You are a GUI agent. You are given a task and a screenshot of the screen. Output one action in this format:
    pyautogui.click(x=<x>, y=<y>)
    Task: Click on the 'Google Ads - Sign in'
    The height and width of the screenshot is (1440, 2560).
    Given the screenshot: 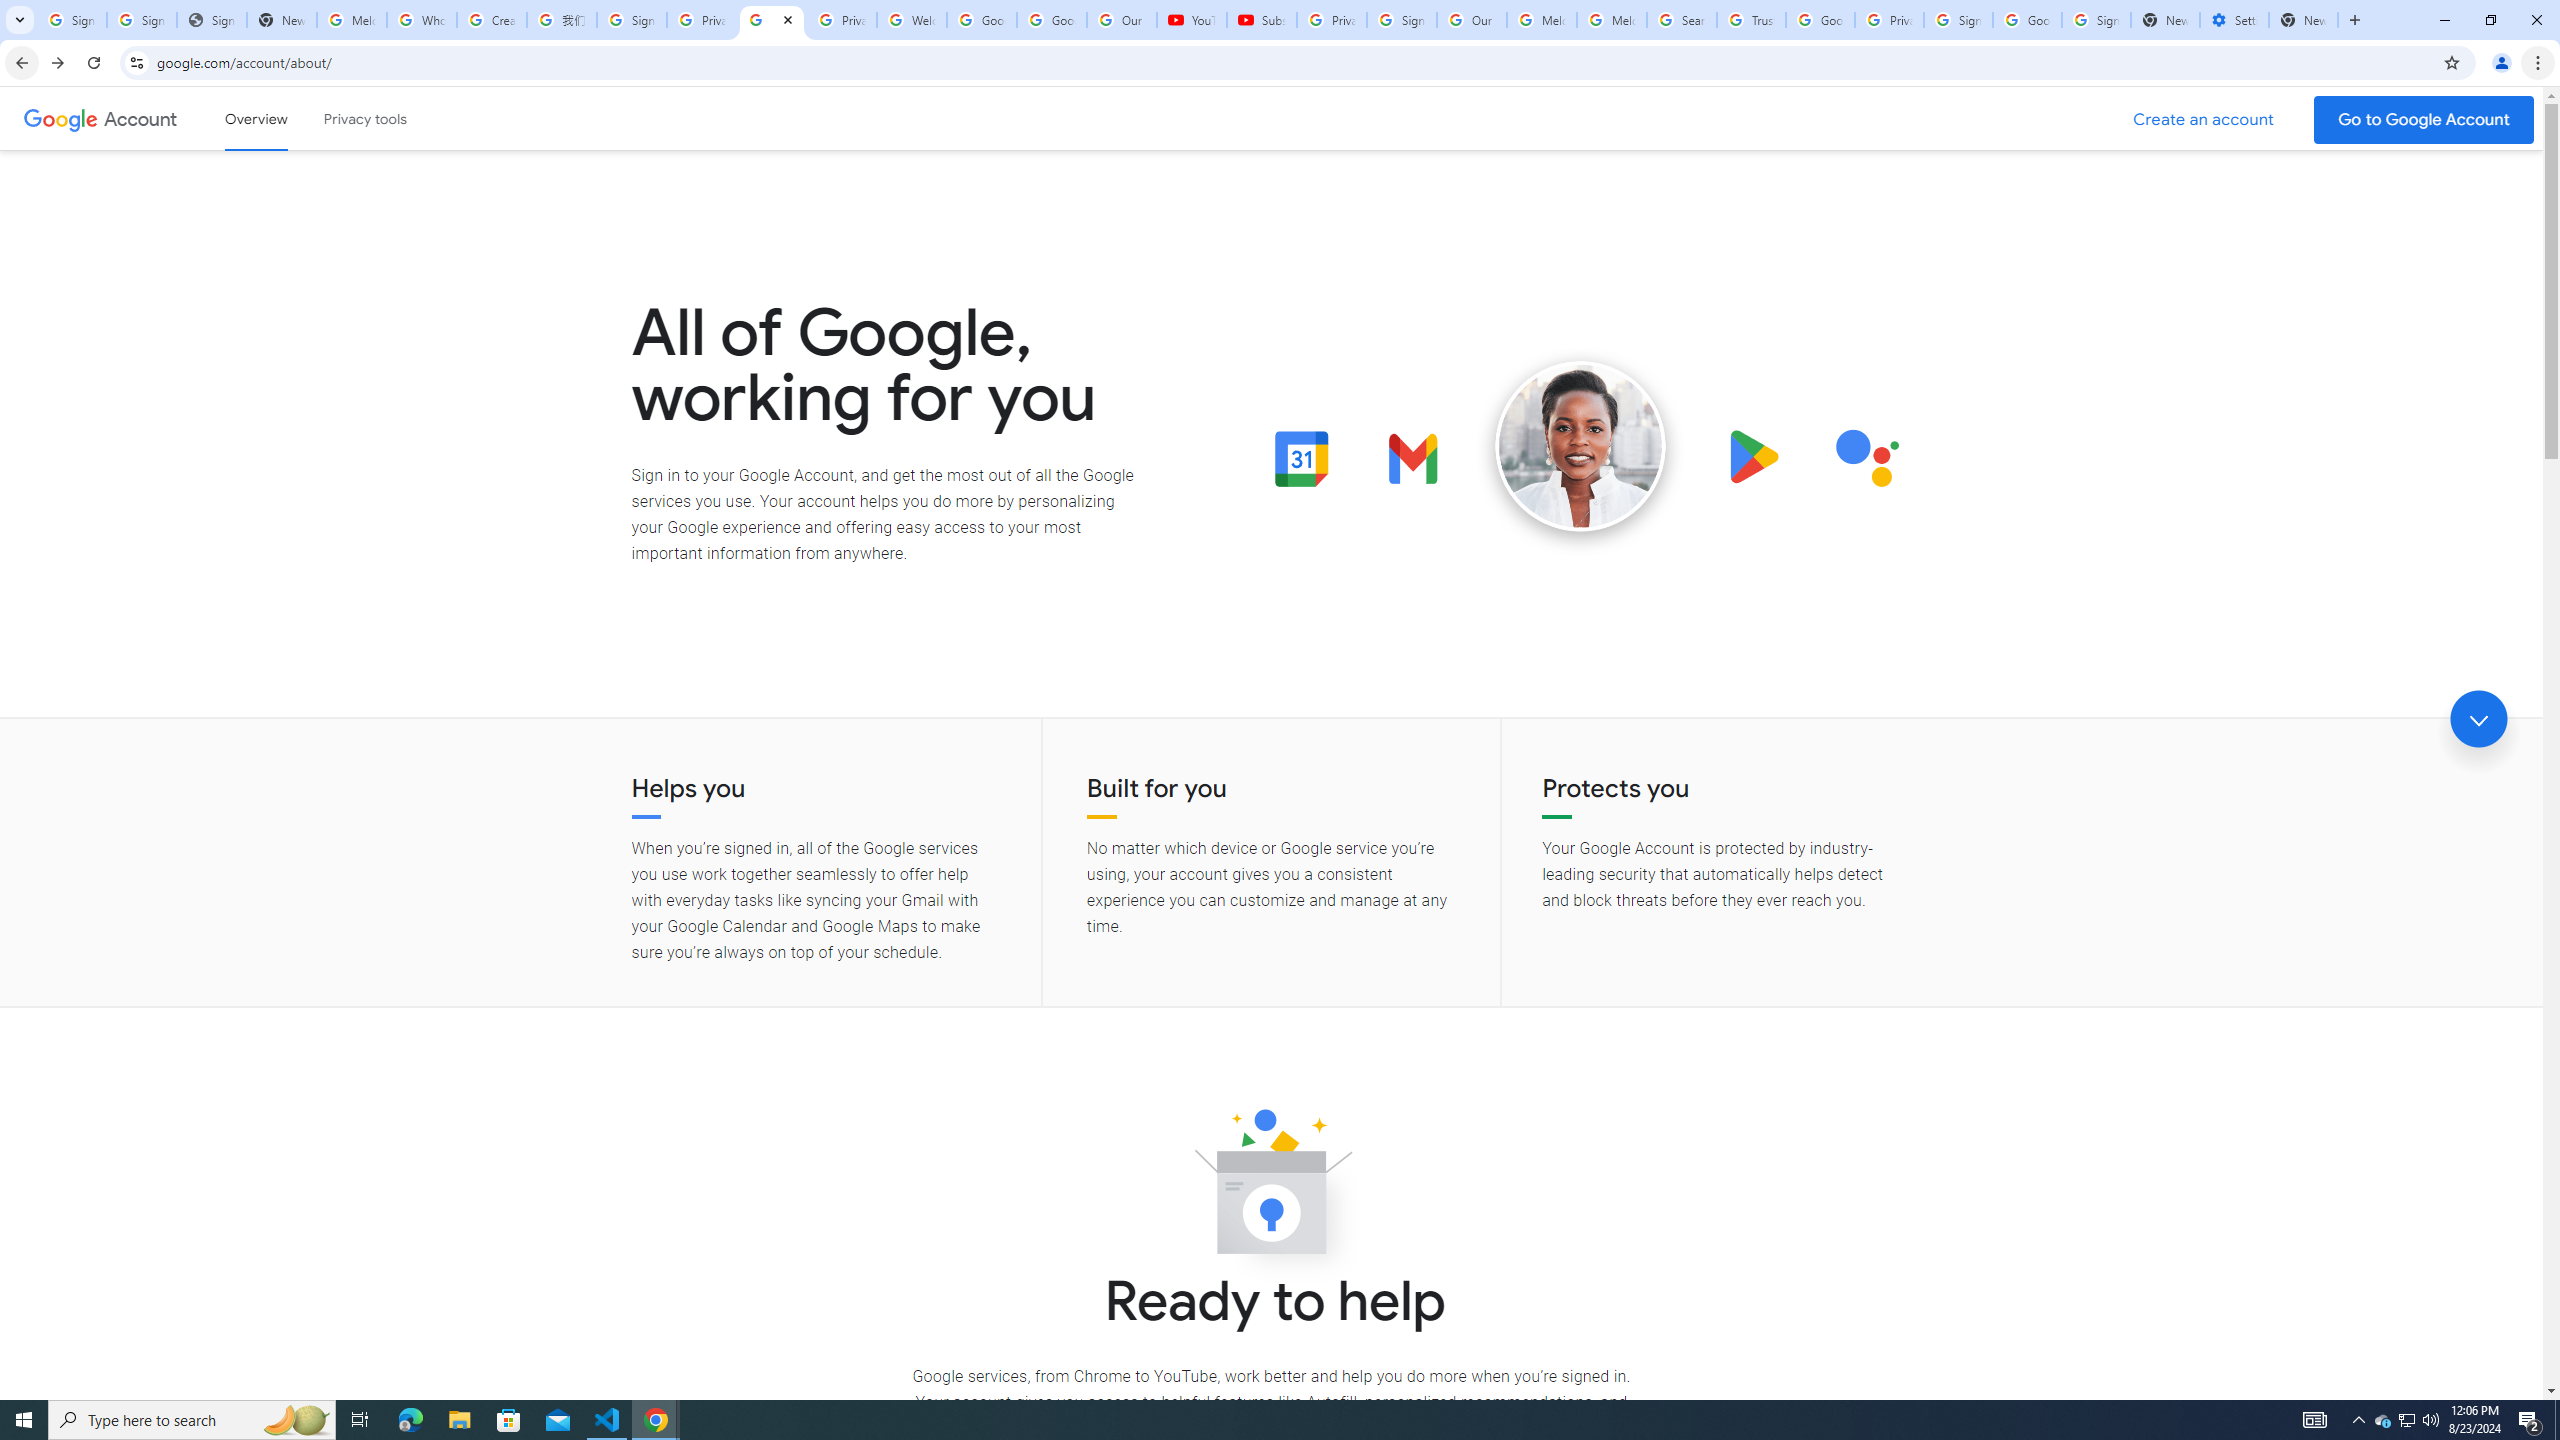 What is the action you would take?
    pyautogui.click(x=1819, y=19)
    